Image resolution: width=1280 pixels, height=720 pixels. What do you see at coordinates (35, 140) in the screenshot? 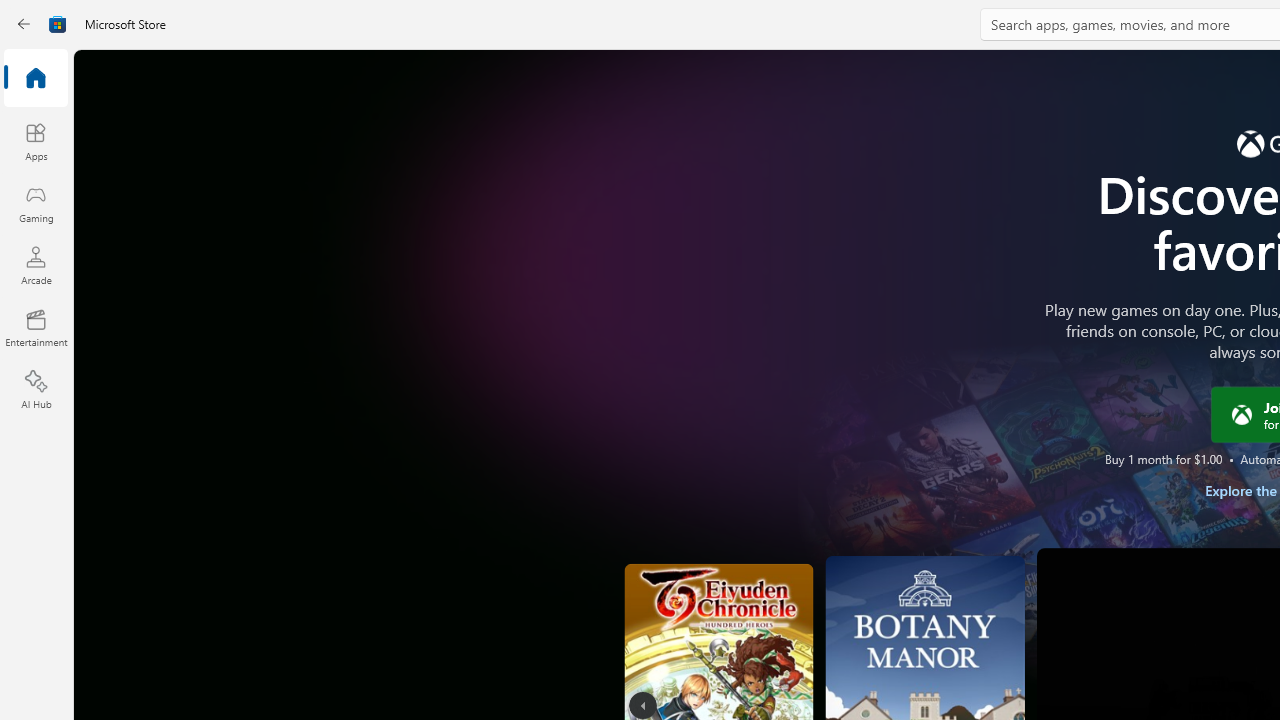
I see `'Apps'` at bounding box center [35, 140].